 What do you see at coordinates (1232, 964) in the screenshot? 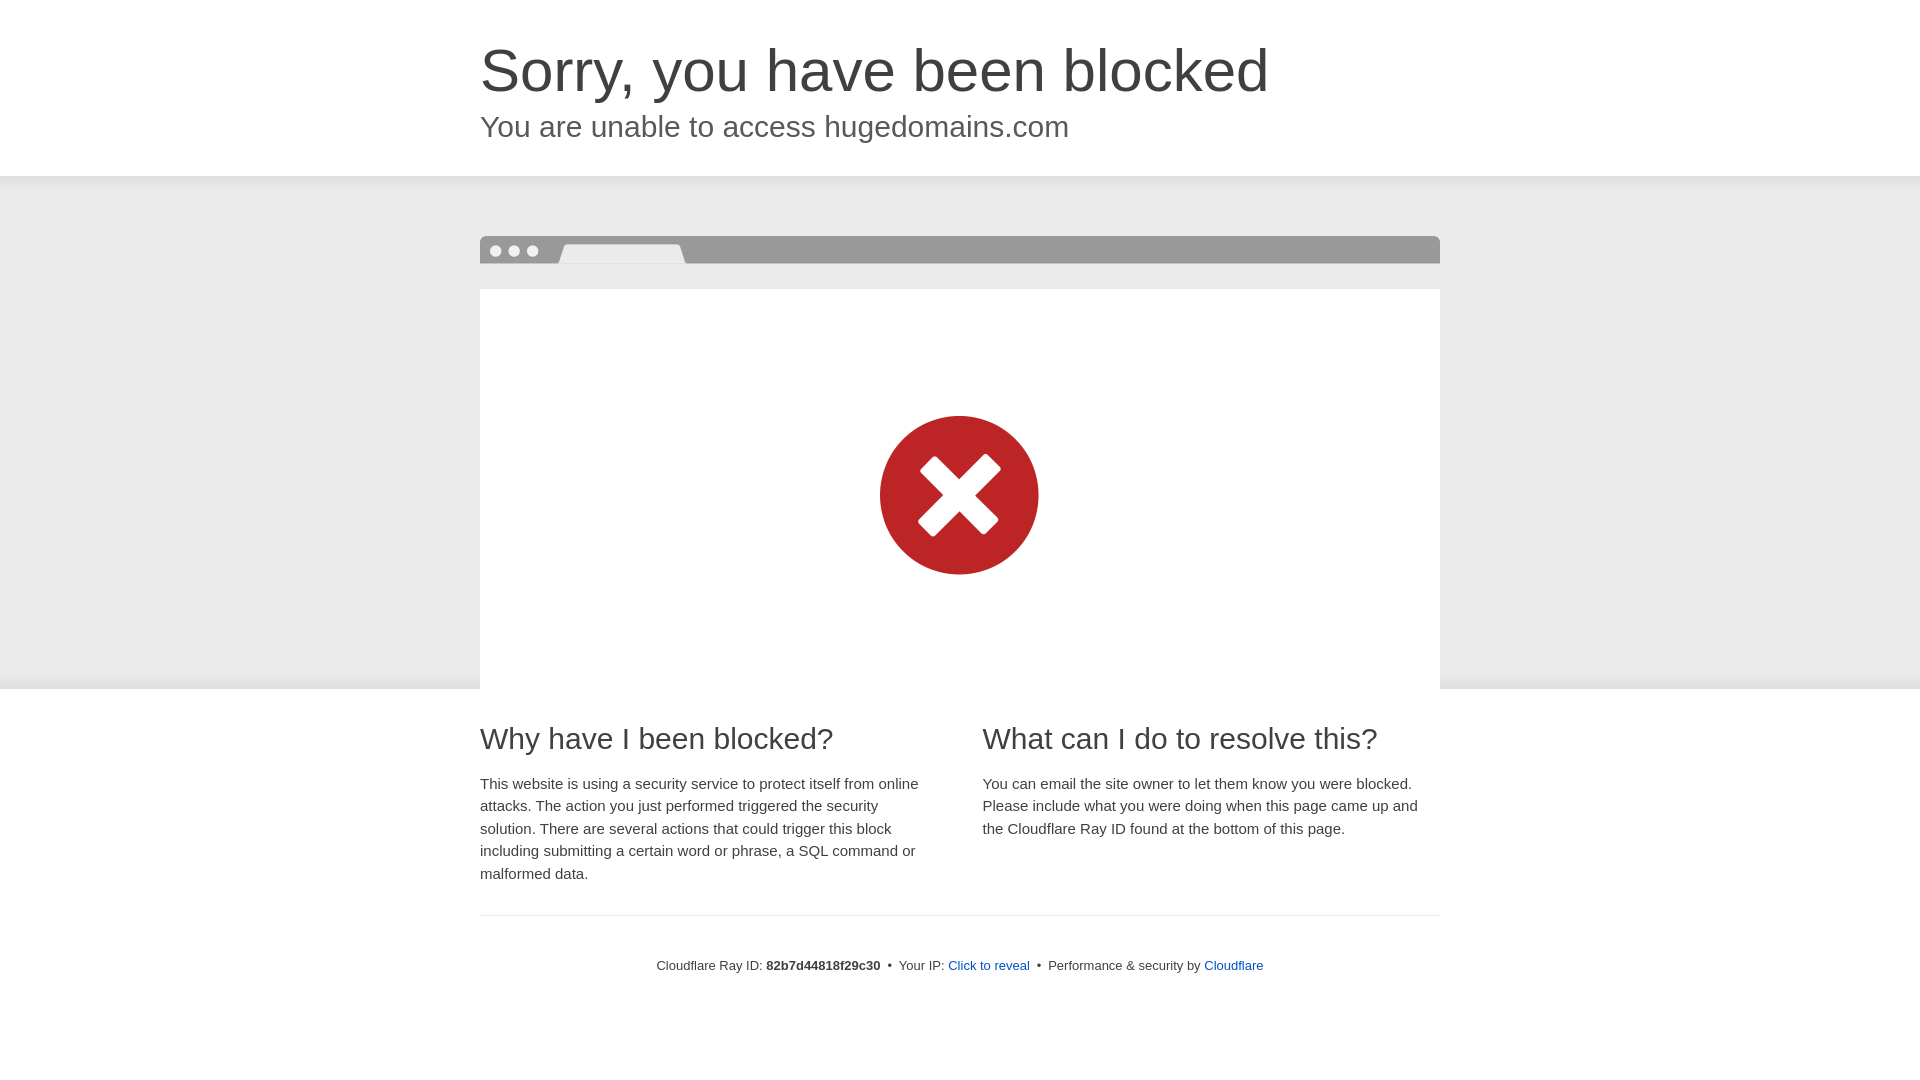
I see `'Cloudflare'` at bounding box center [1232, 964].